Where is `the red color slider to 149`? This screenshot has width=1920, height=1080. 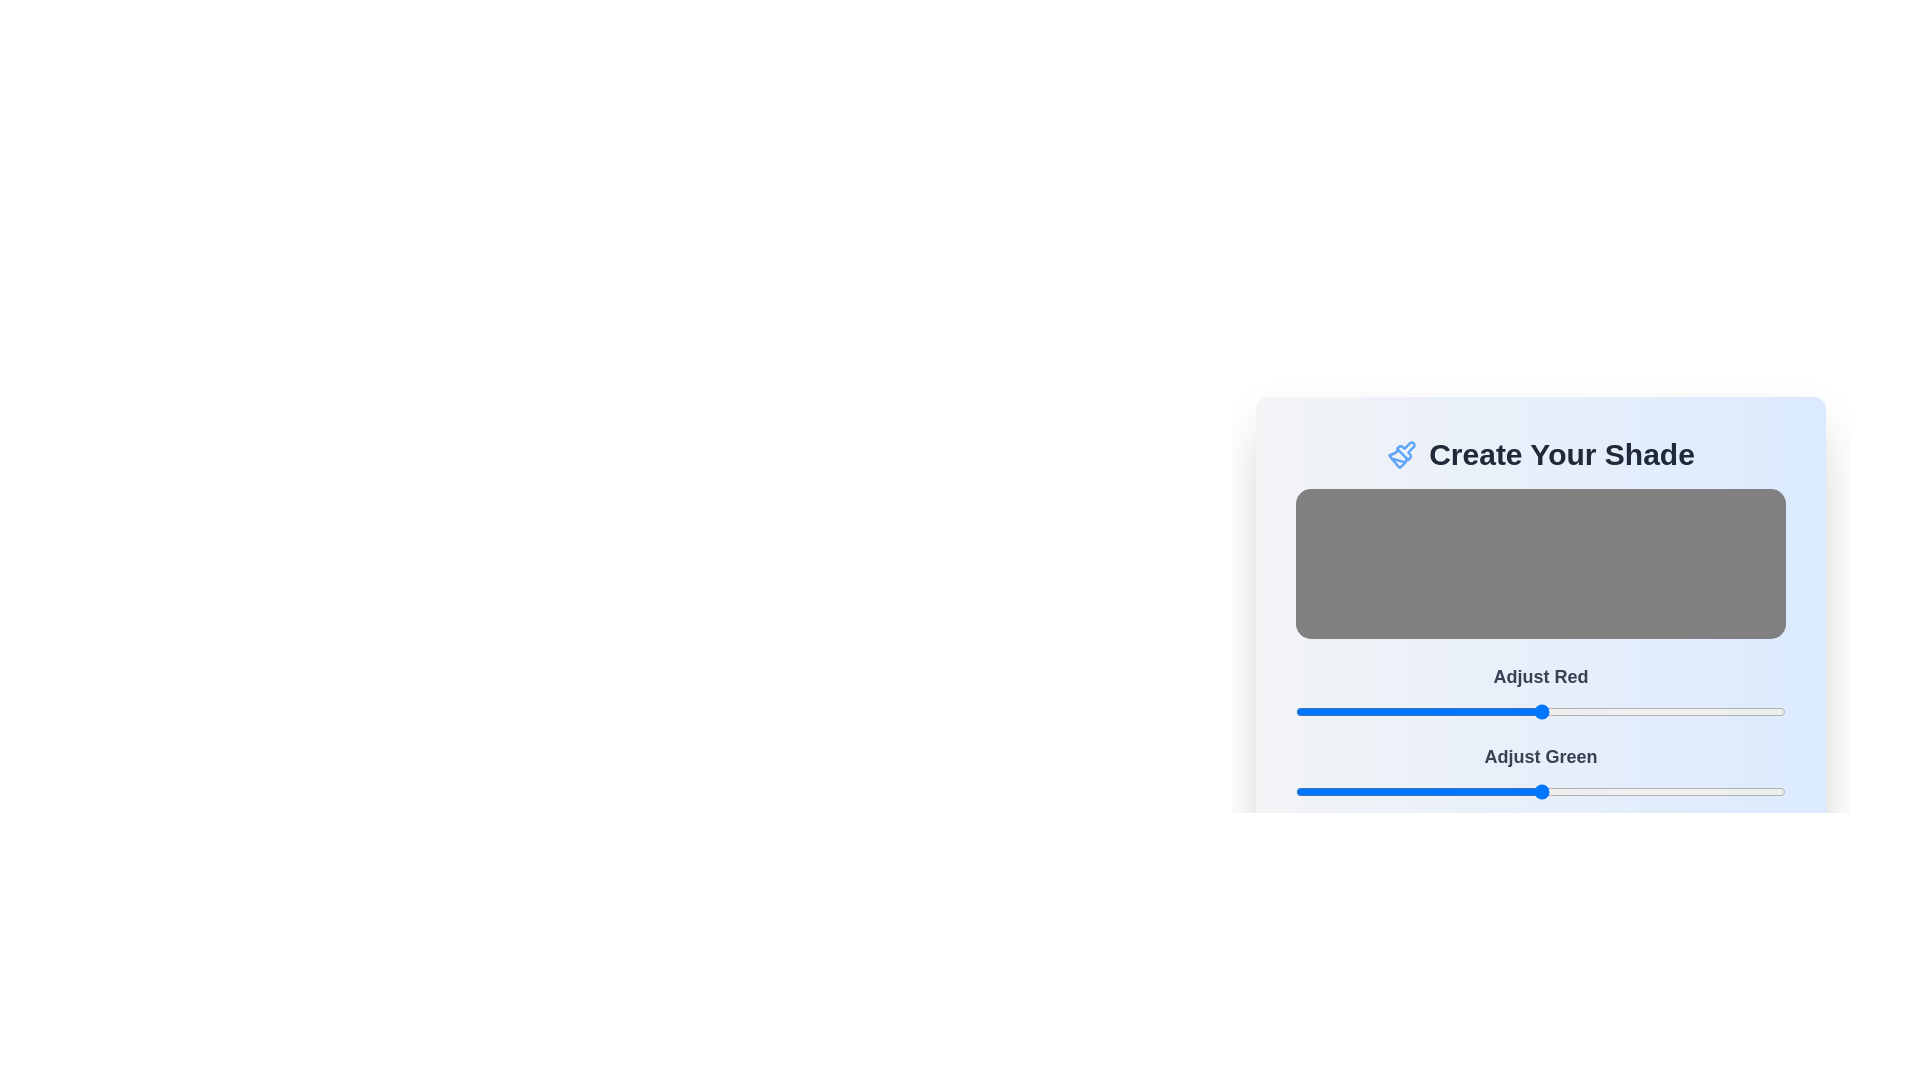 the red color slider to 149 is located at coordinates (1581, 711).